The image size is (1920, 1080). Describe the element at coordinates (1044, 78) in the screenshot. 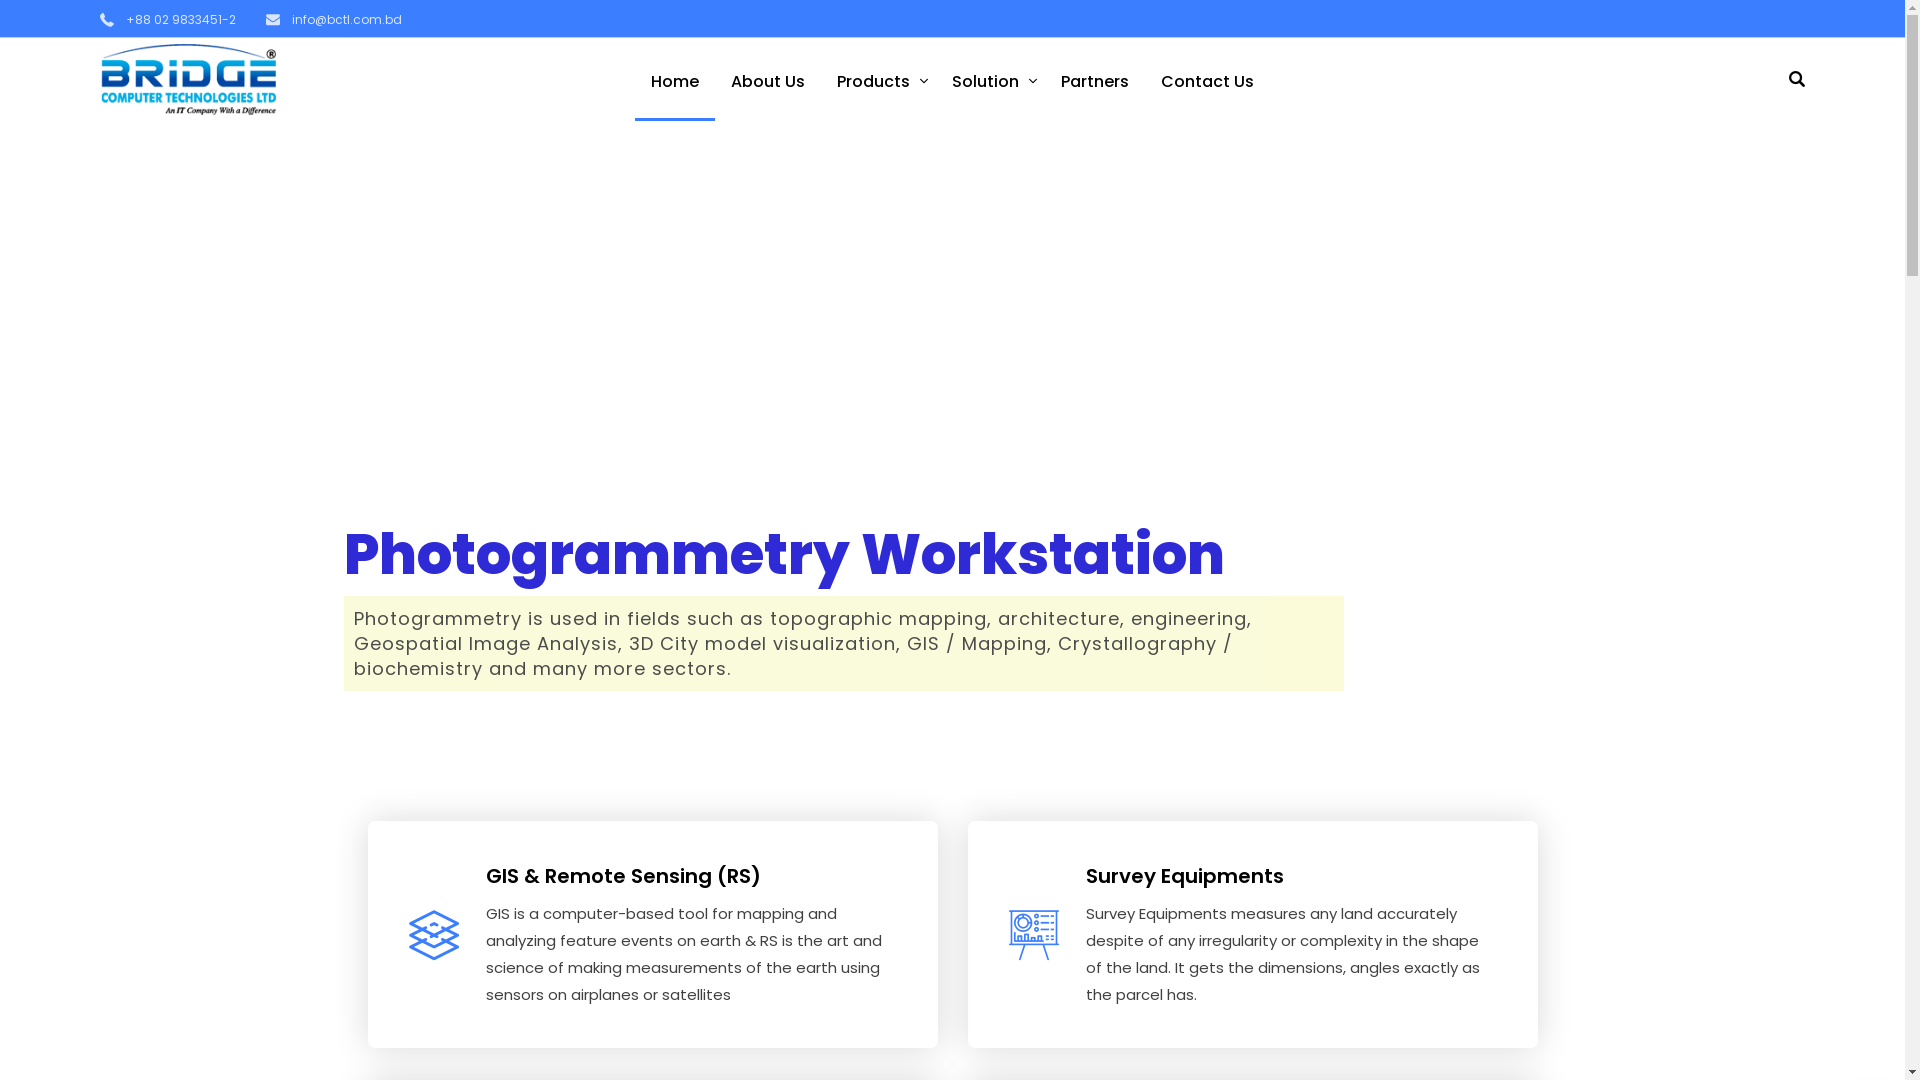

I see `'Partners'` at that location.